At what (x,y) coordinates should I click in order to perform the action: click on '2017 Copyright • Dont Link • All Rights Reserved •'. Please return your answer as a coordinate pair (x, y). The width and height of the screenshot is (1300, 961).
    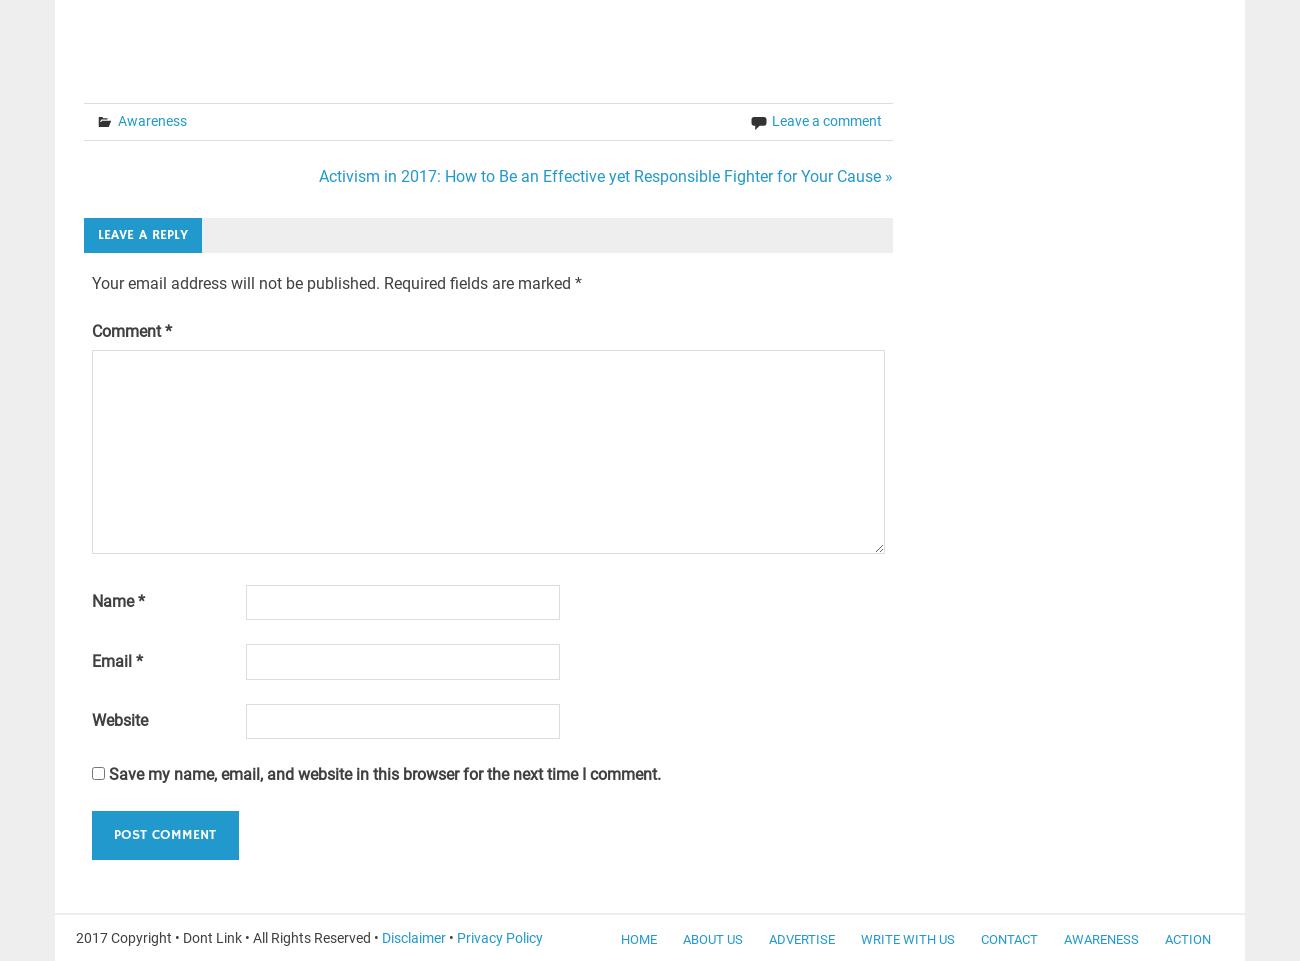
    Looking at the image, I should click on (228, 936).